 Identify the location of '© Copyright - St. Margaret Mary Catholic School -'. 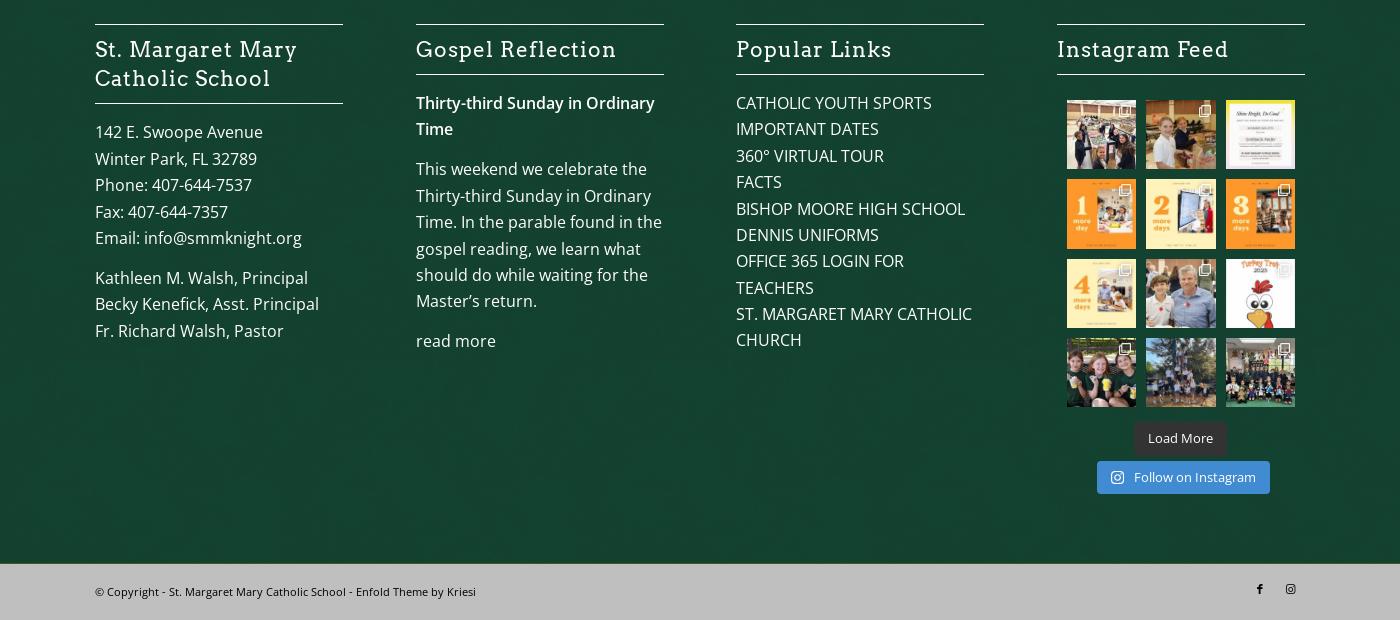
(225, 591).